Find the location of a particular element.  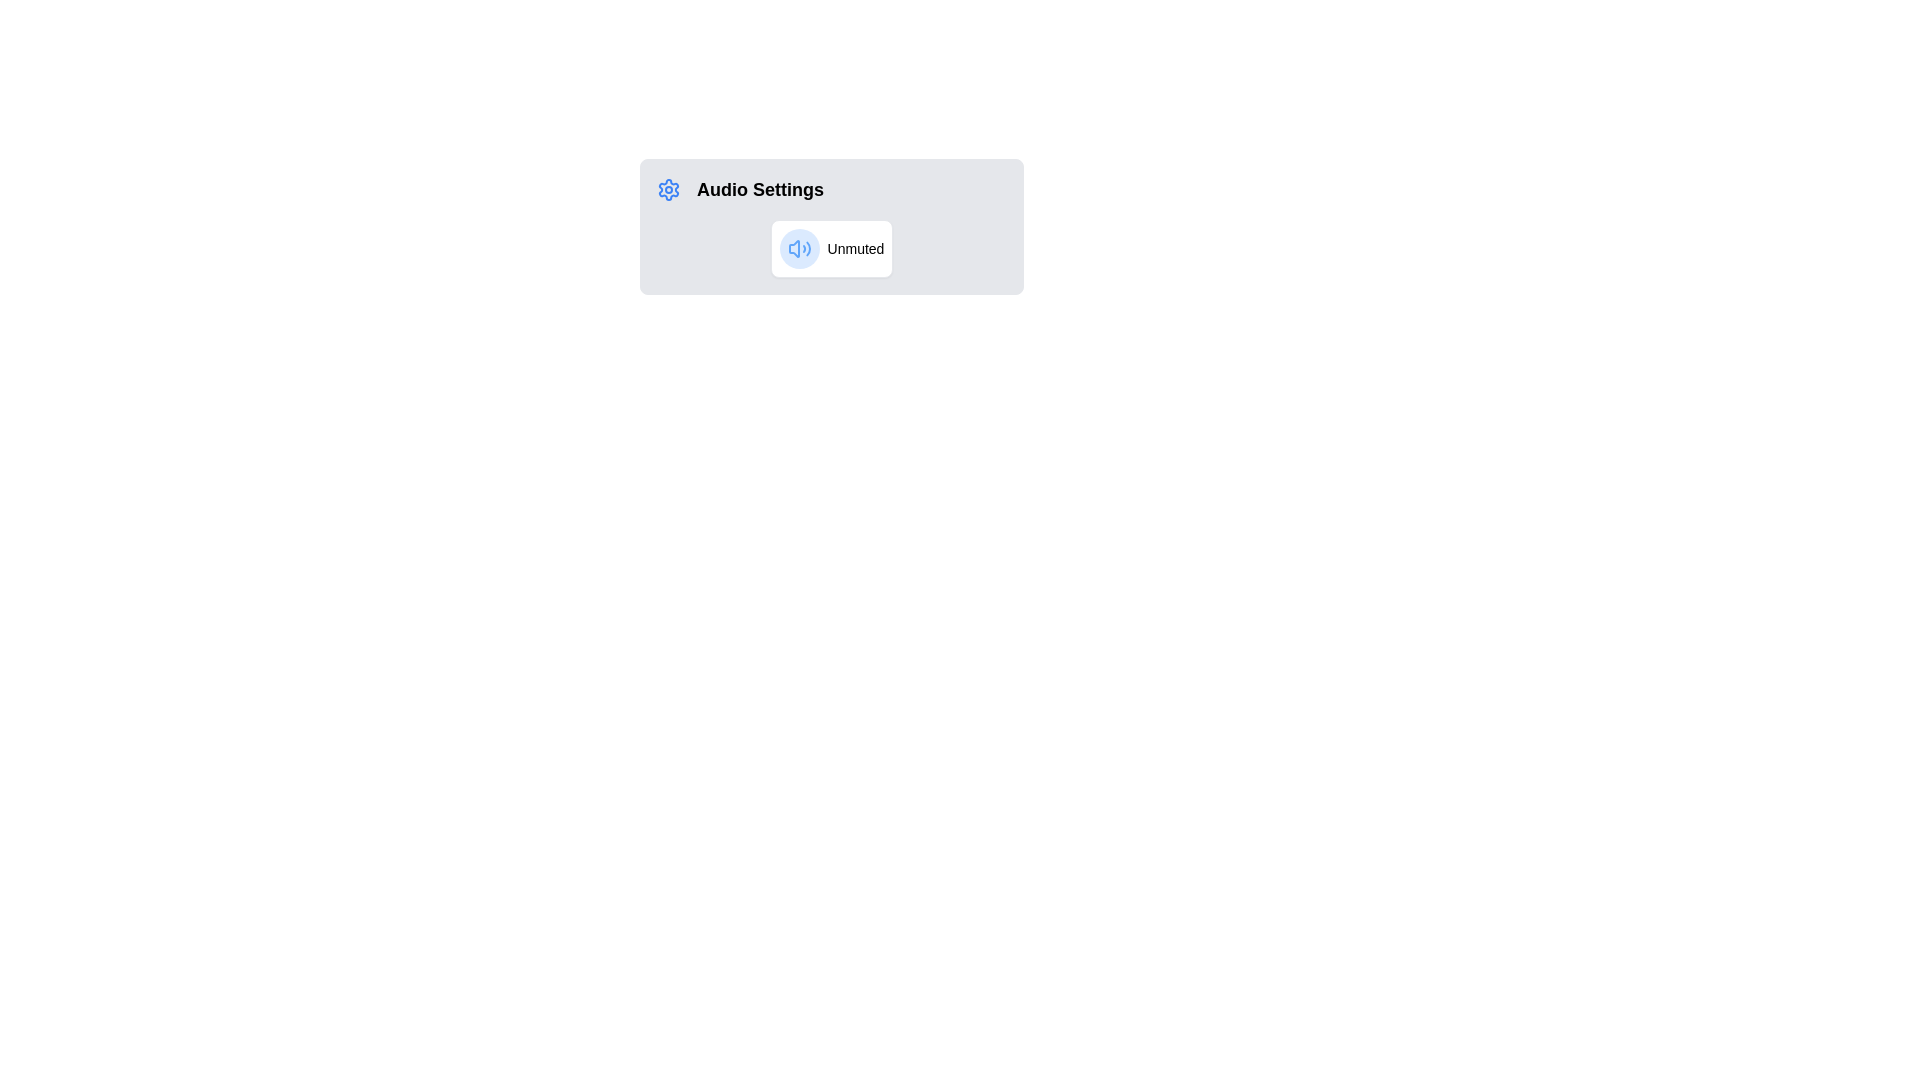

the 'Unmuted' status indicator within the audio settings panel, which is located in the top-left section of the larger panel is located at coordinates (831, 226).